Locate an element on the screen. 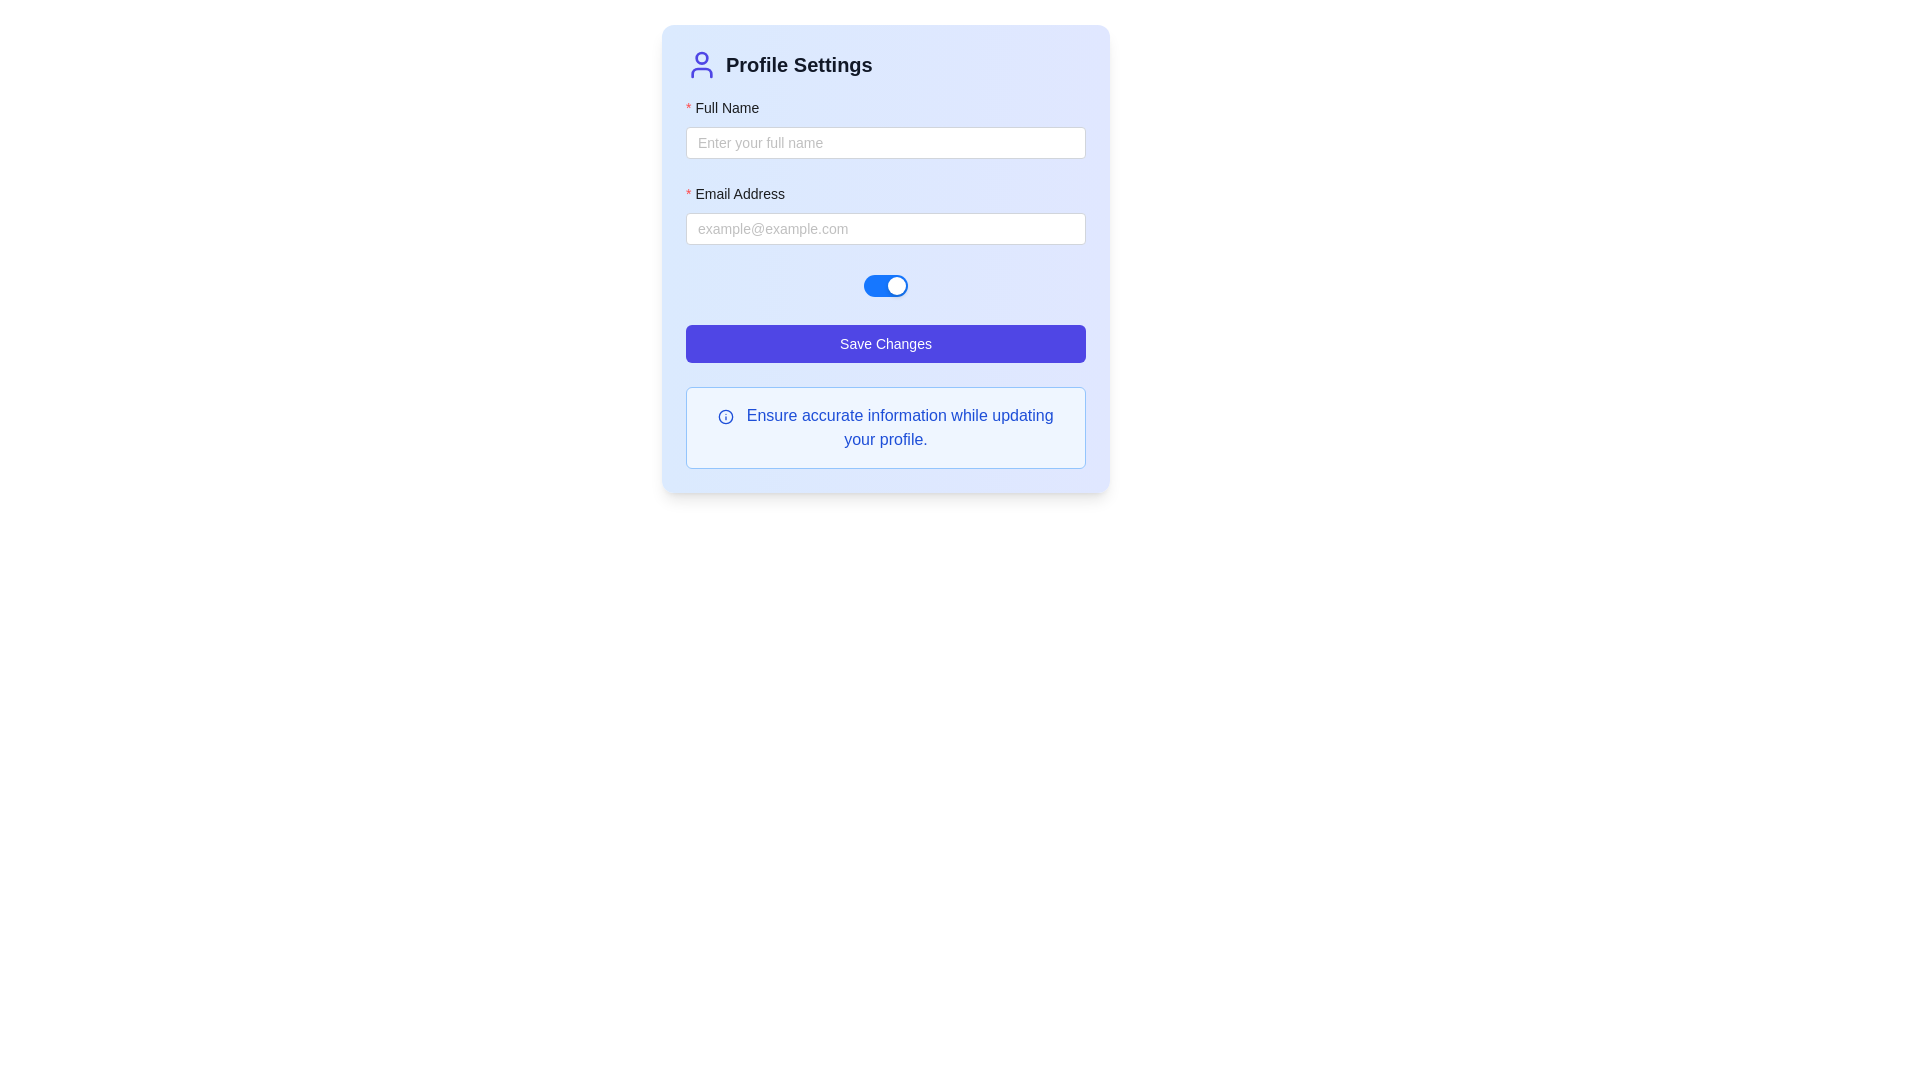  the toggle switch located below the 'Email Address' input field and above the 'Save Changes' button in the profile settings form is located at coordinates (885, 285).